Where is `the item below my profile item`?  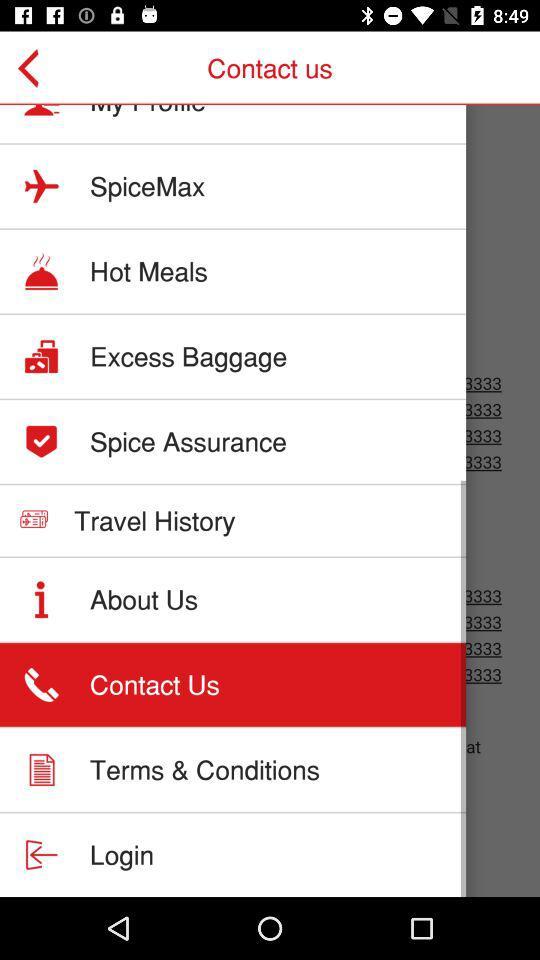 the item below my profile item is located at coordinates (146, 186).